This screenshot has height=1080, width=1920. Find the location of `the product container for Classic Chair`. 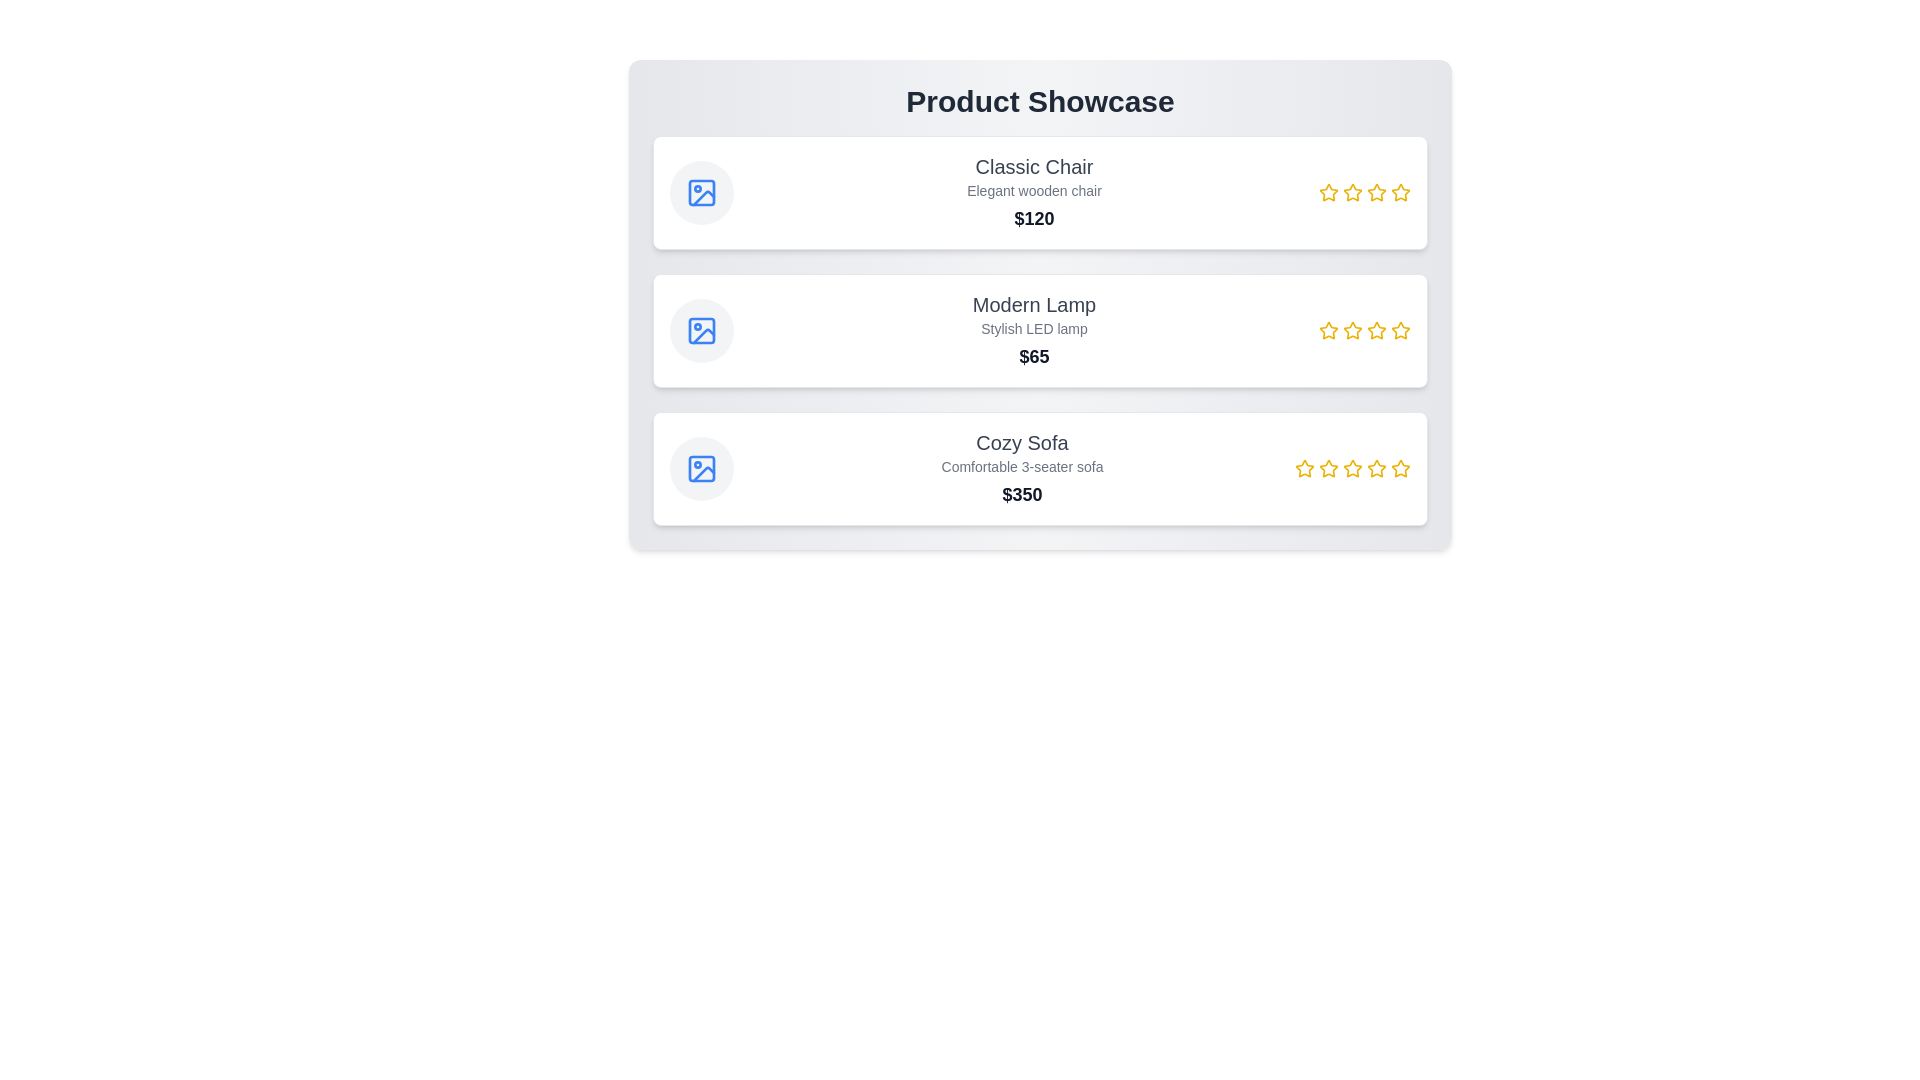

the product container for Classic Chair is located at coordinates (1040, 192).